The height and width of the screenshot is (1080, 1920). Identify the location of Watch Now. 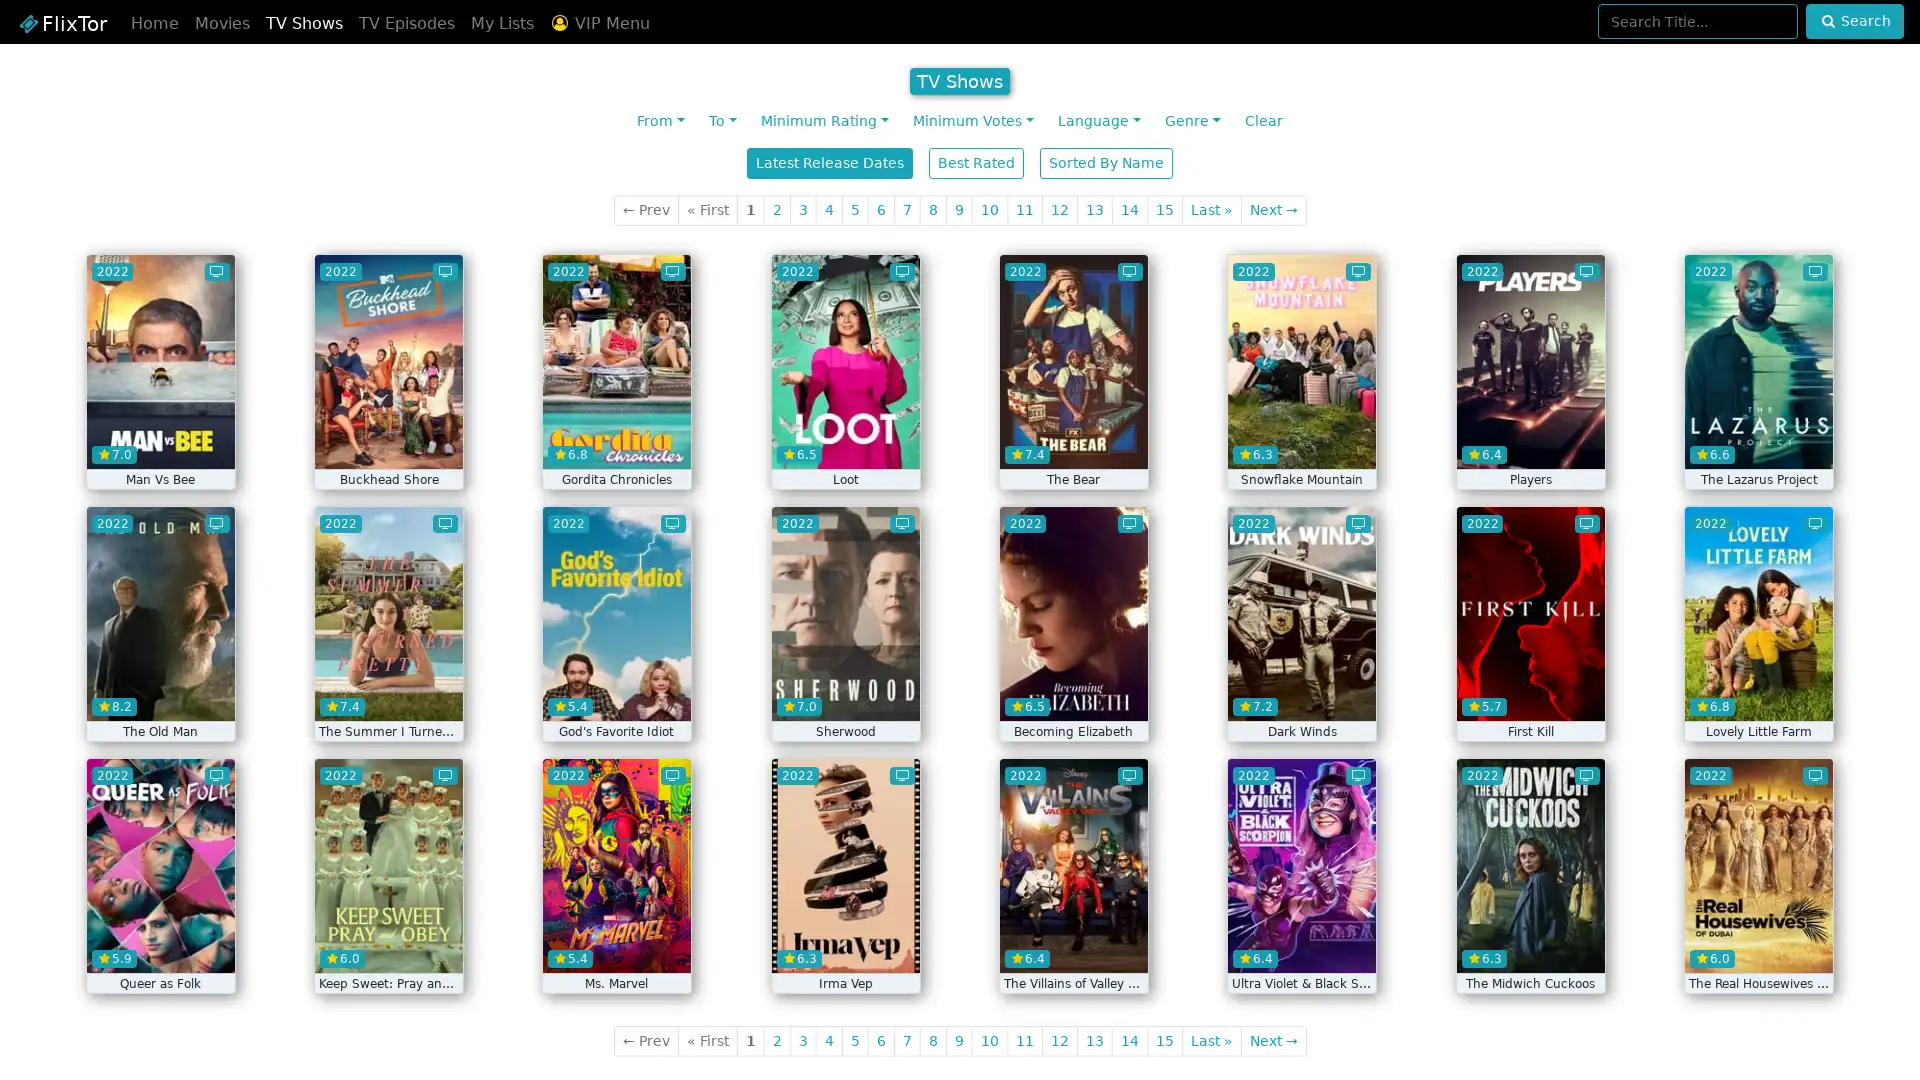
(616, 438).